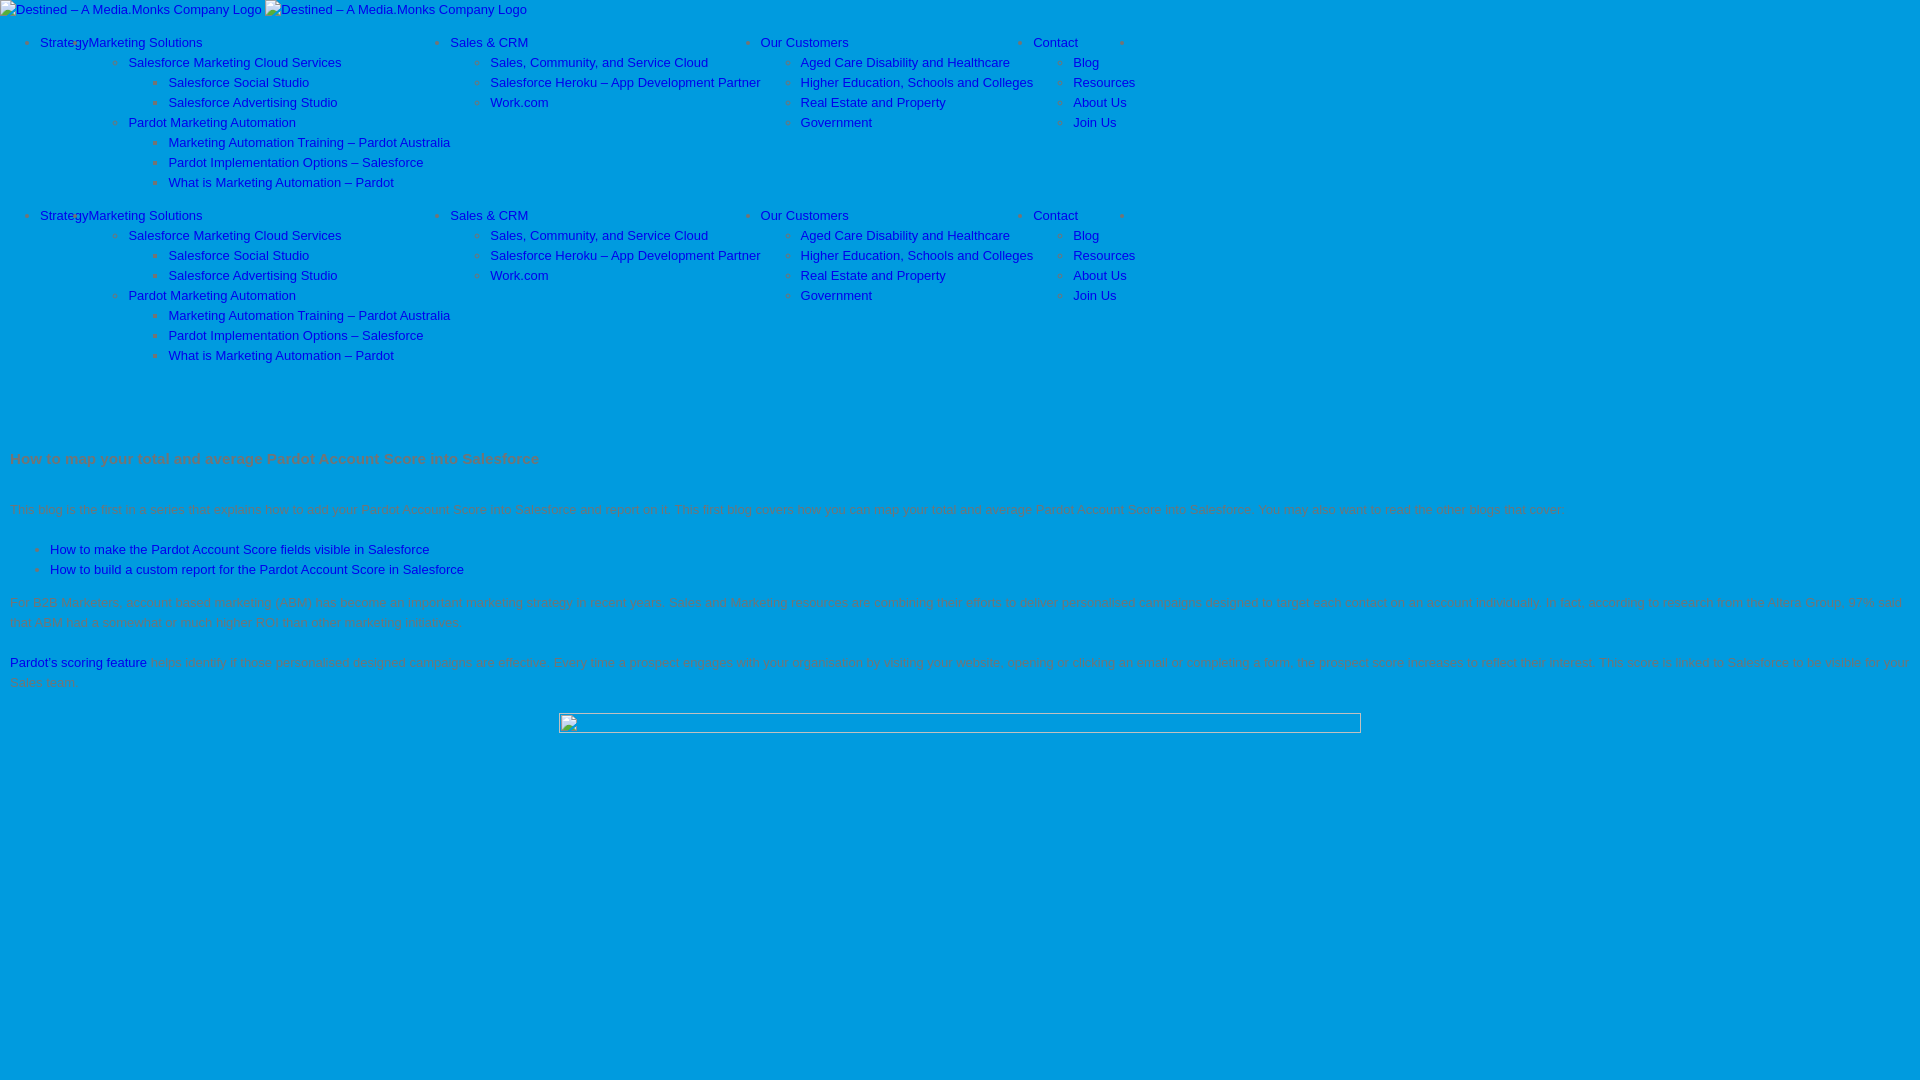 This screenshot has height=1080, width=1920. What do you see at coordinates (1098, 275) in the screenshot?
I see `'About Us'` at bounding box center [1098, 275].